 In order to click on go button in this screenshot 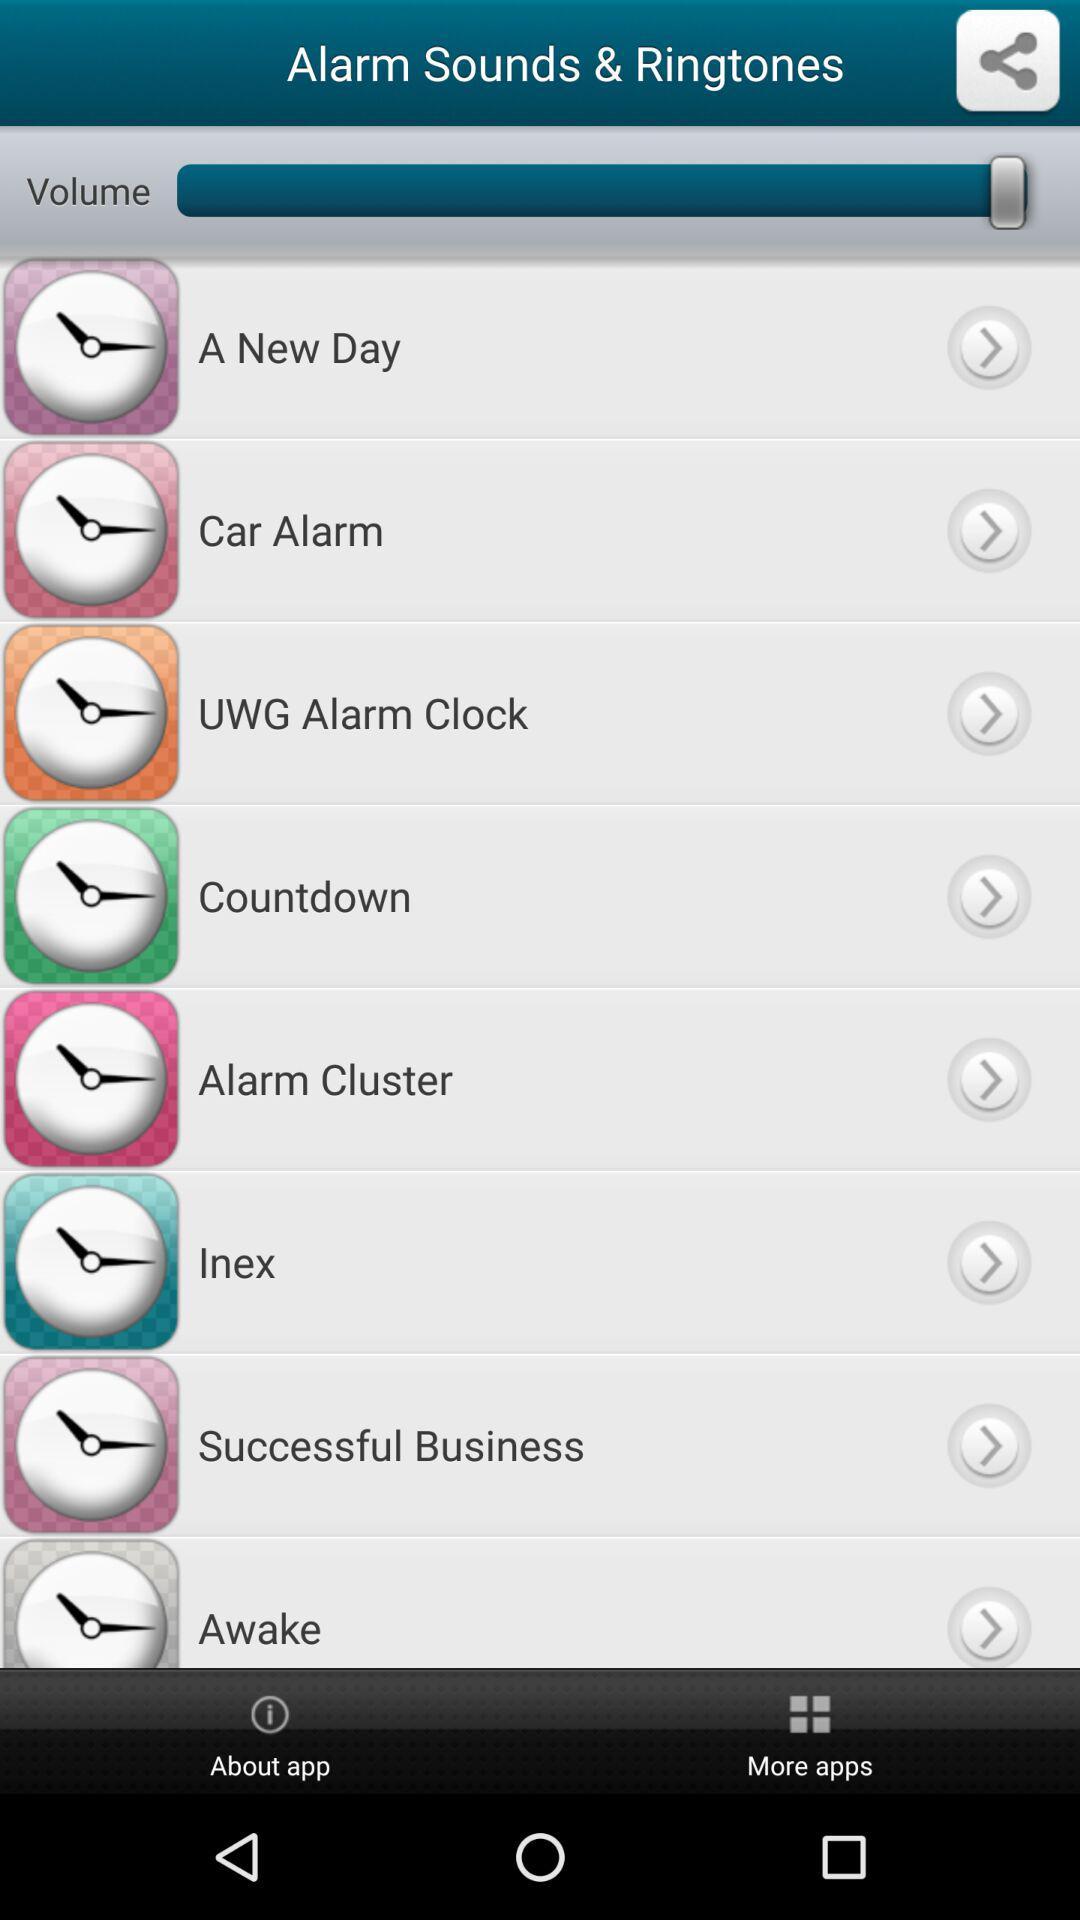, I will do `click(987, 1602)`.